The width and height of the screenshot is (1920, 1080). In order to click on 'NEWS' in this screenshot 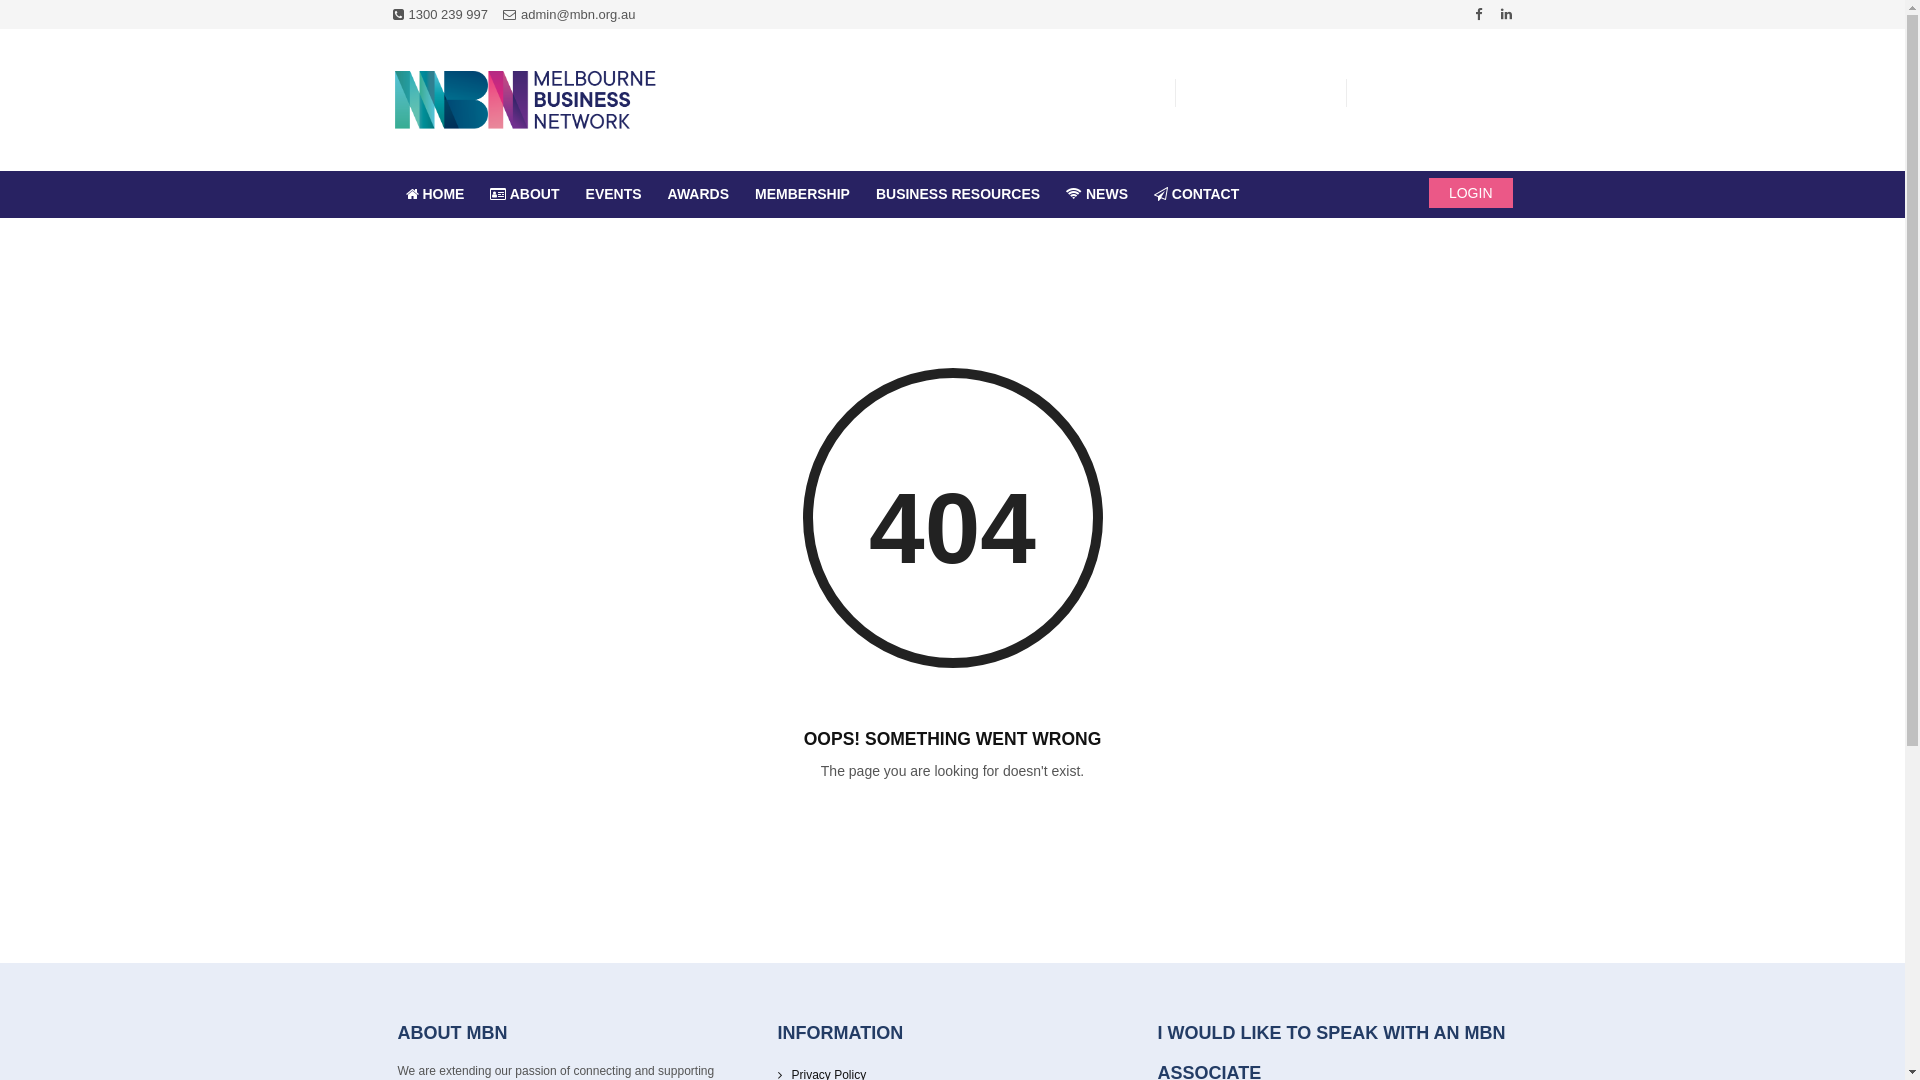, I will do `click(1096, 194)`.